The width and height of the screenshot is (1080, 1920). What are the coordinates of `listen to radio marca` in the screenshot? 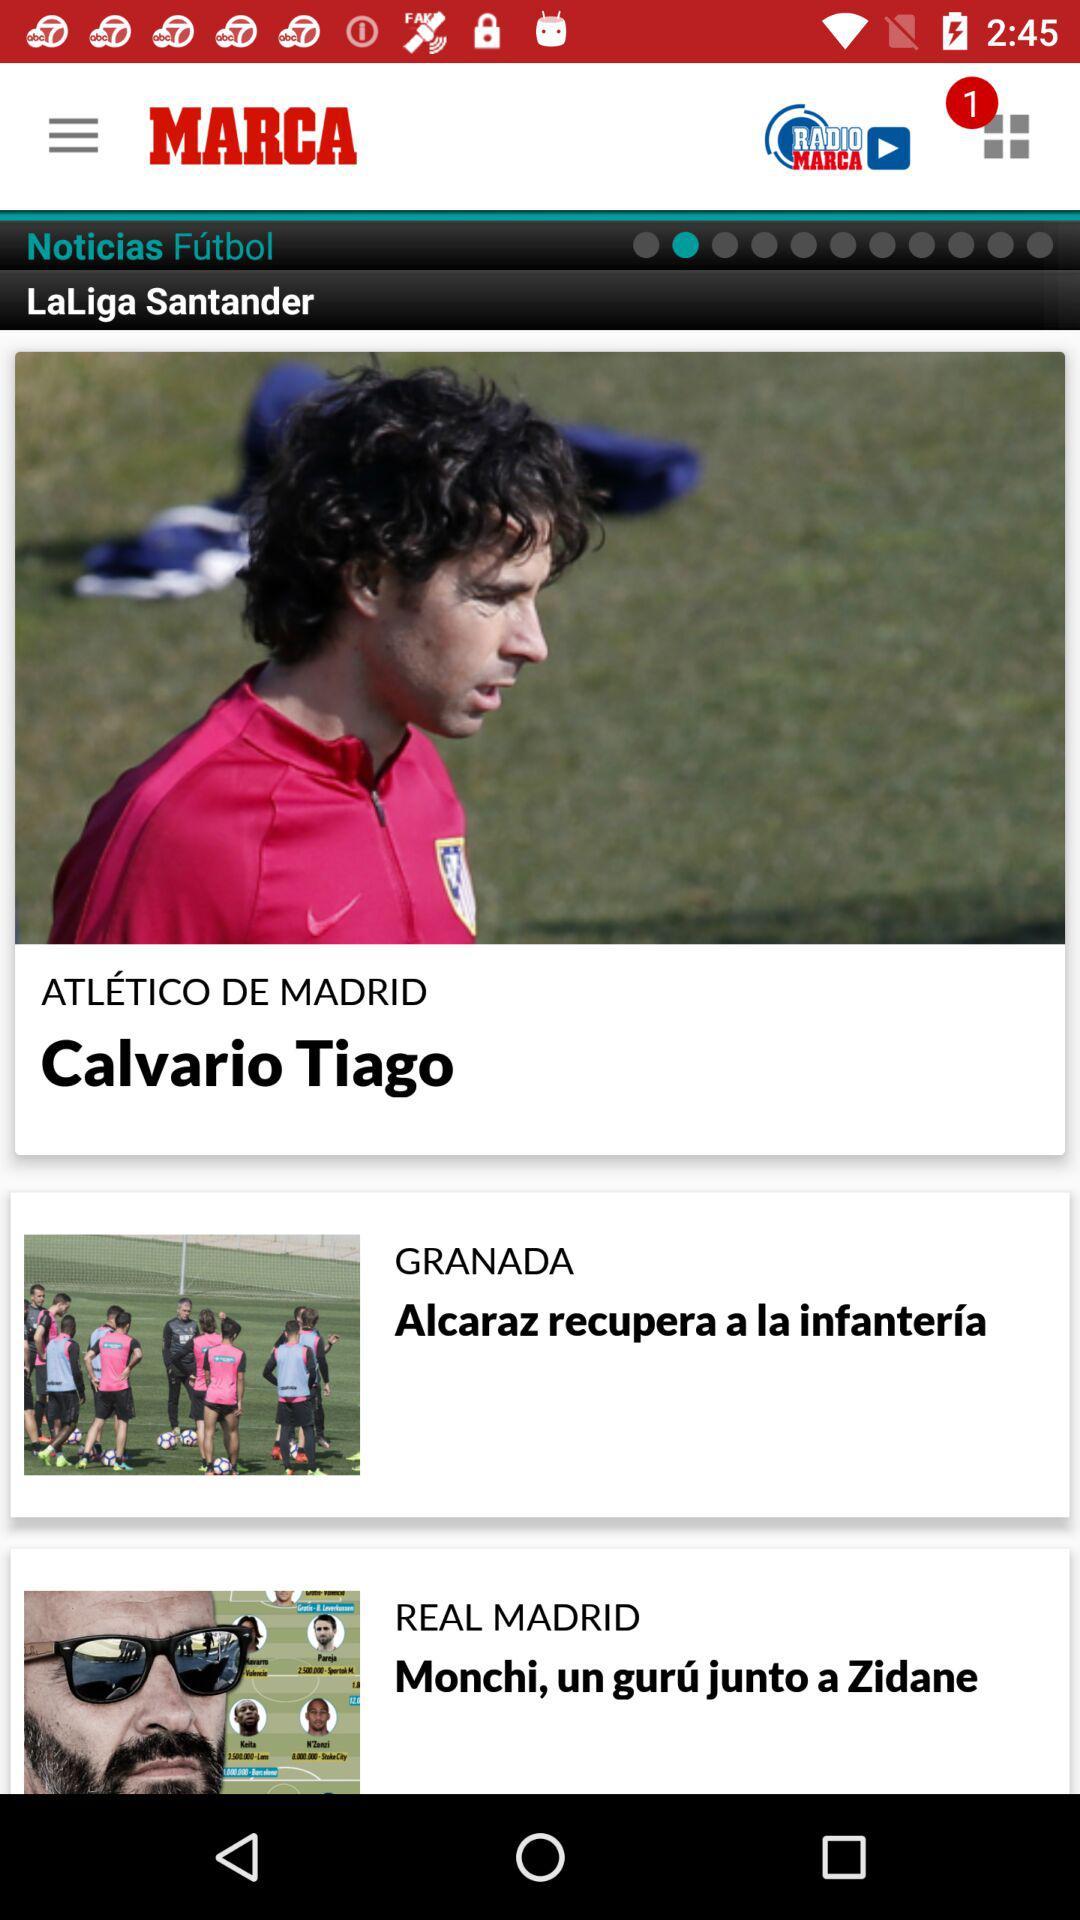 It's located at (837, 135).